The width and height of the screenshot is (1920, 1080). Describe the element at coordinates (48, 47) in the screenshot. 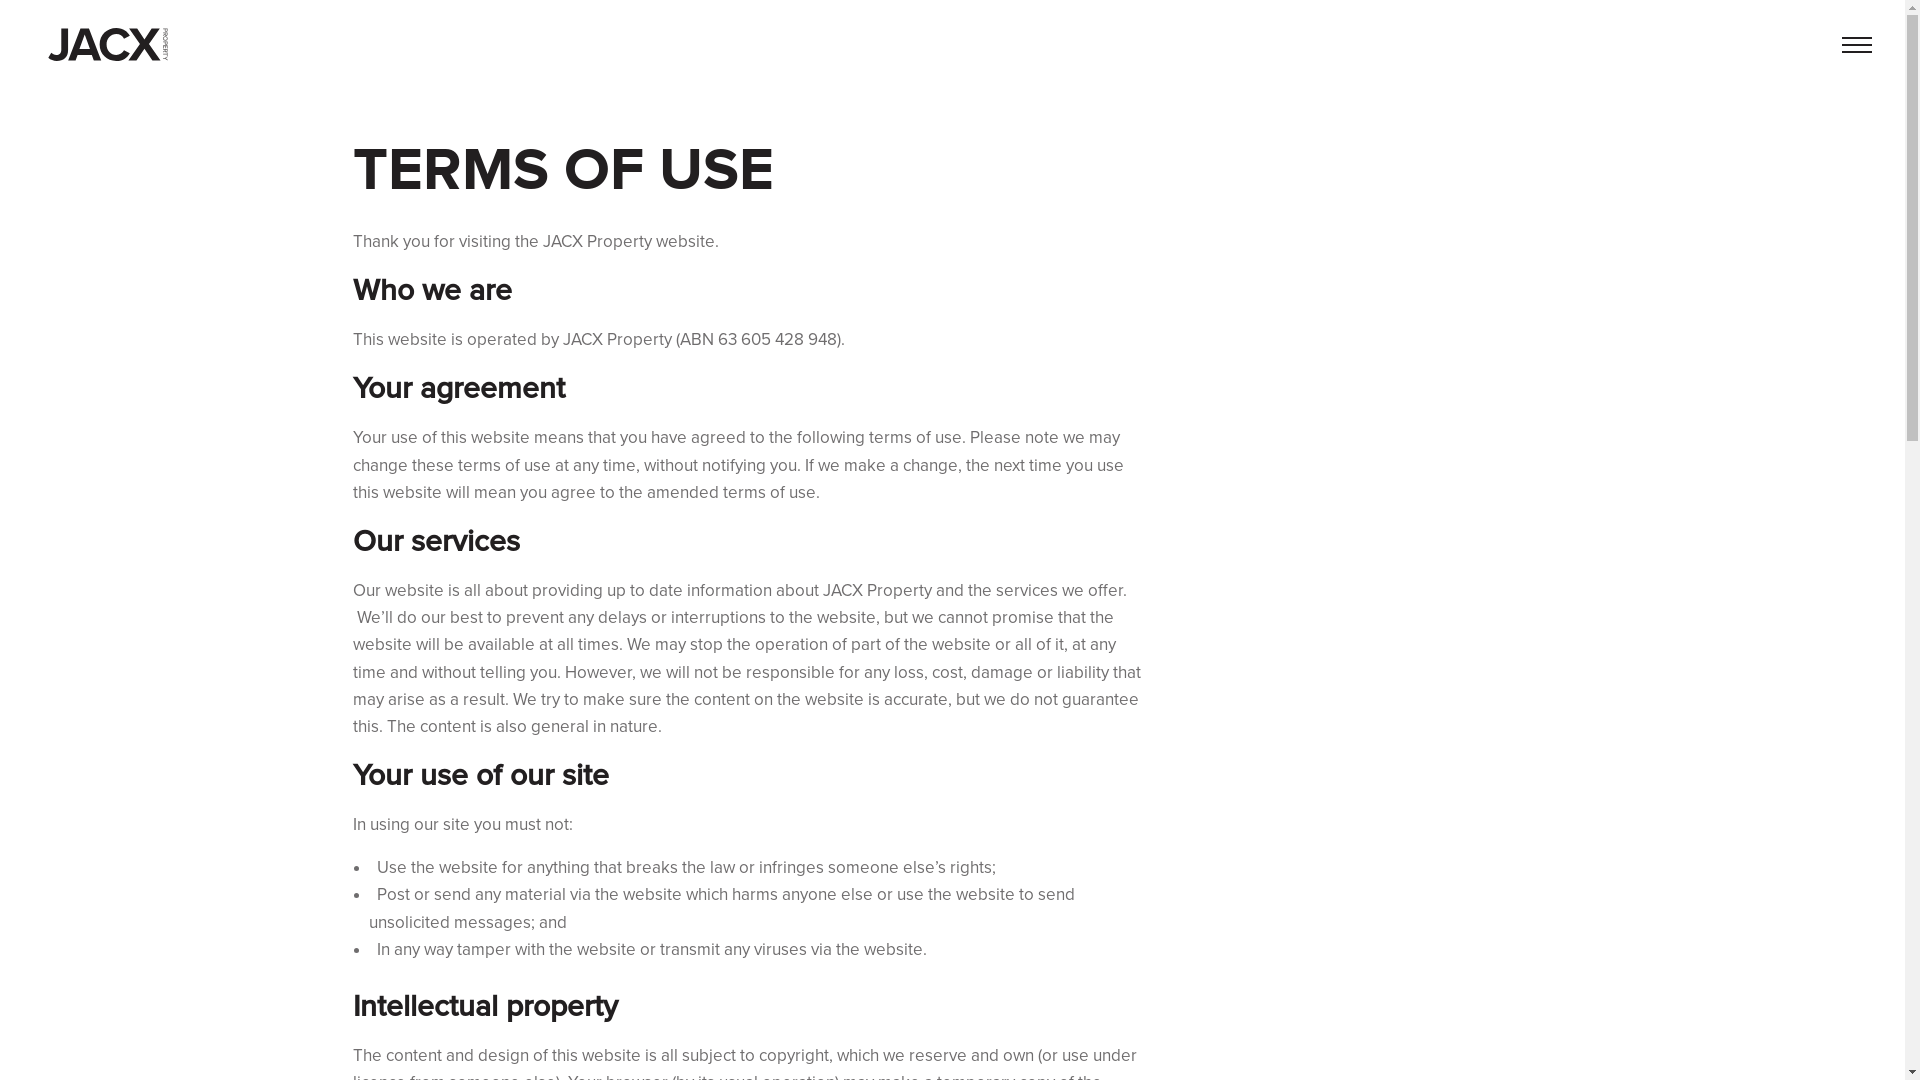

I see `'Back to home'` at that location.